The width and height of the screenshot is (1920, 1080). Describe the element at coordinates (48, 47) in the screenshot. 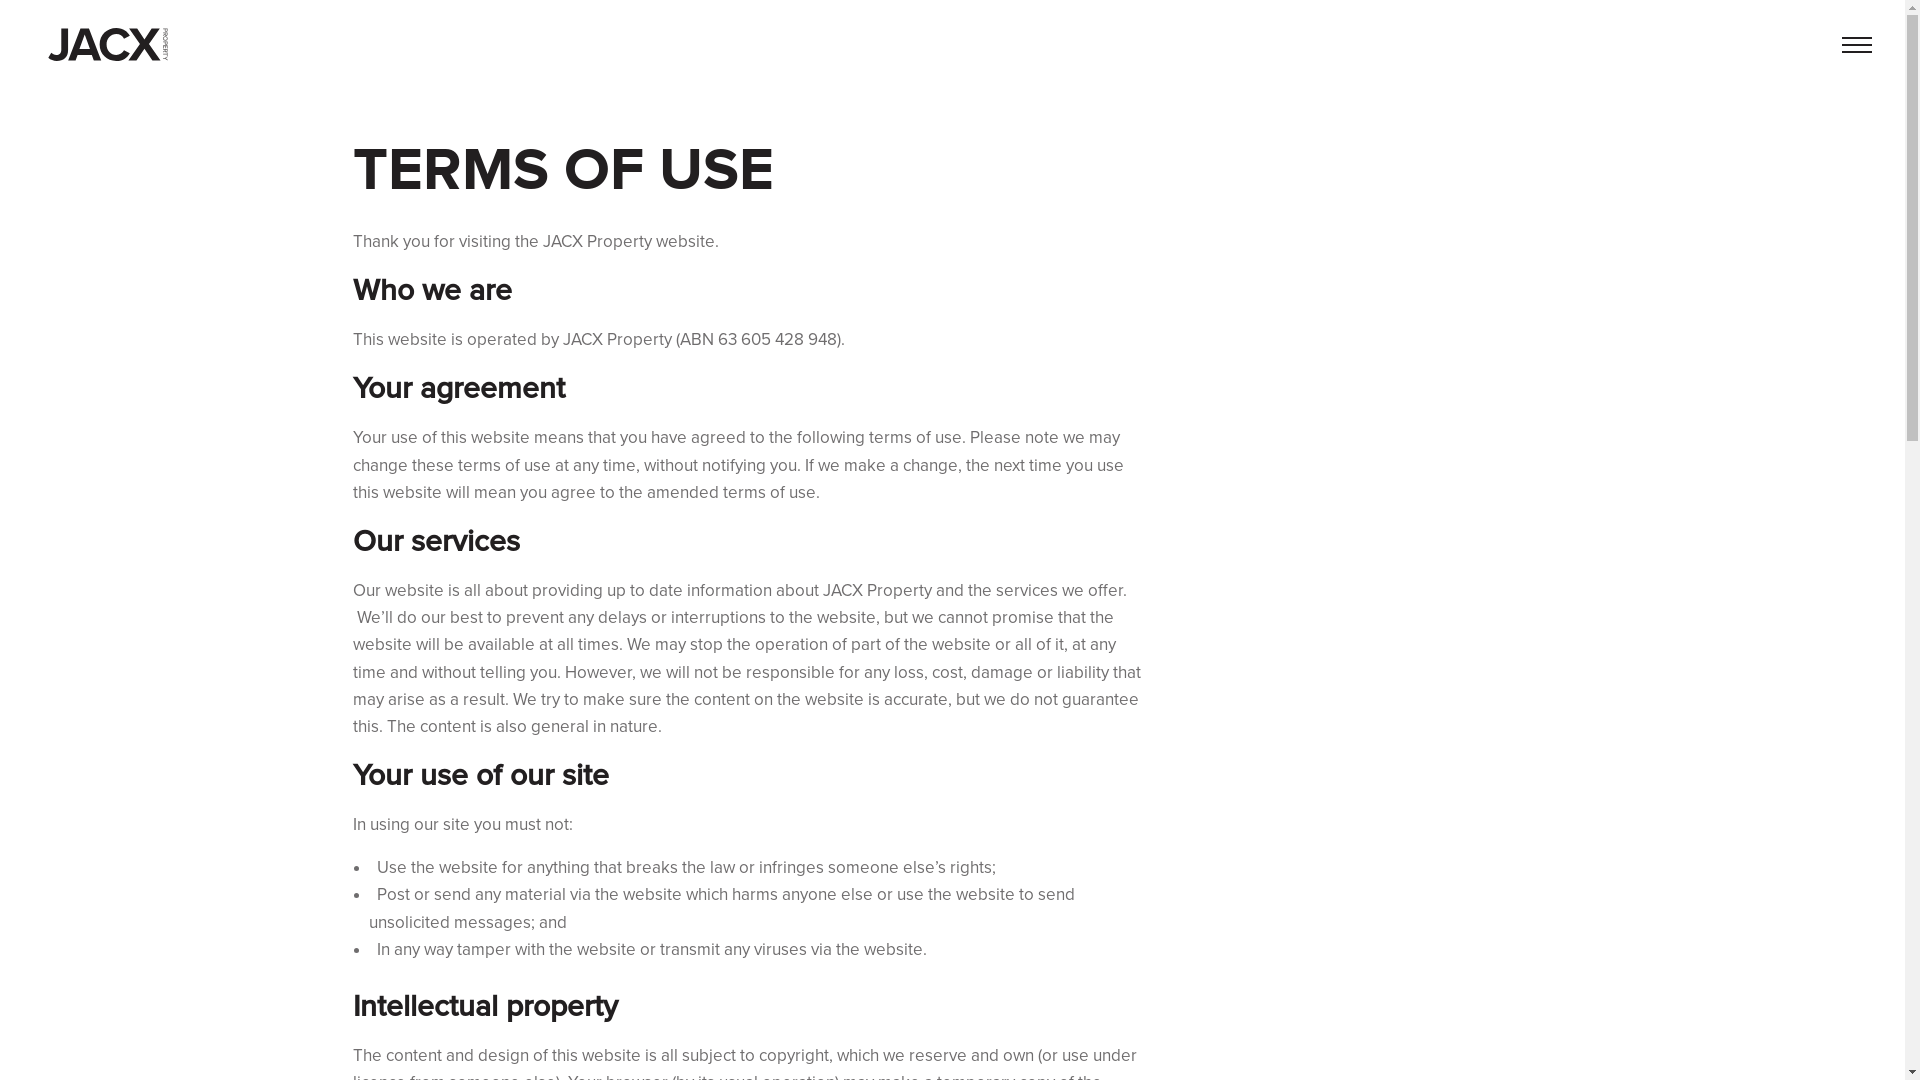

I see `'Back to home'` at that location.